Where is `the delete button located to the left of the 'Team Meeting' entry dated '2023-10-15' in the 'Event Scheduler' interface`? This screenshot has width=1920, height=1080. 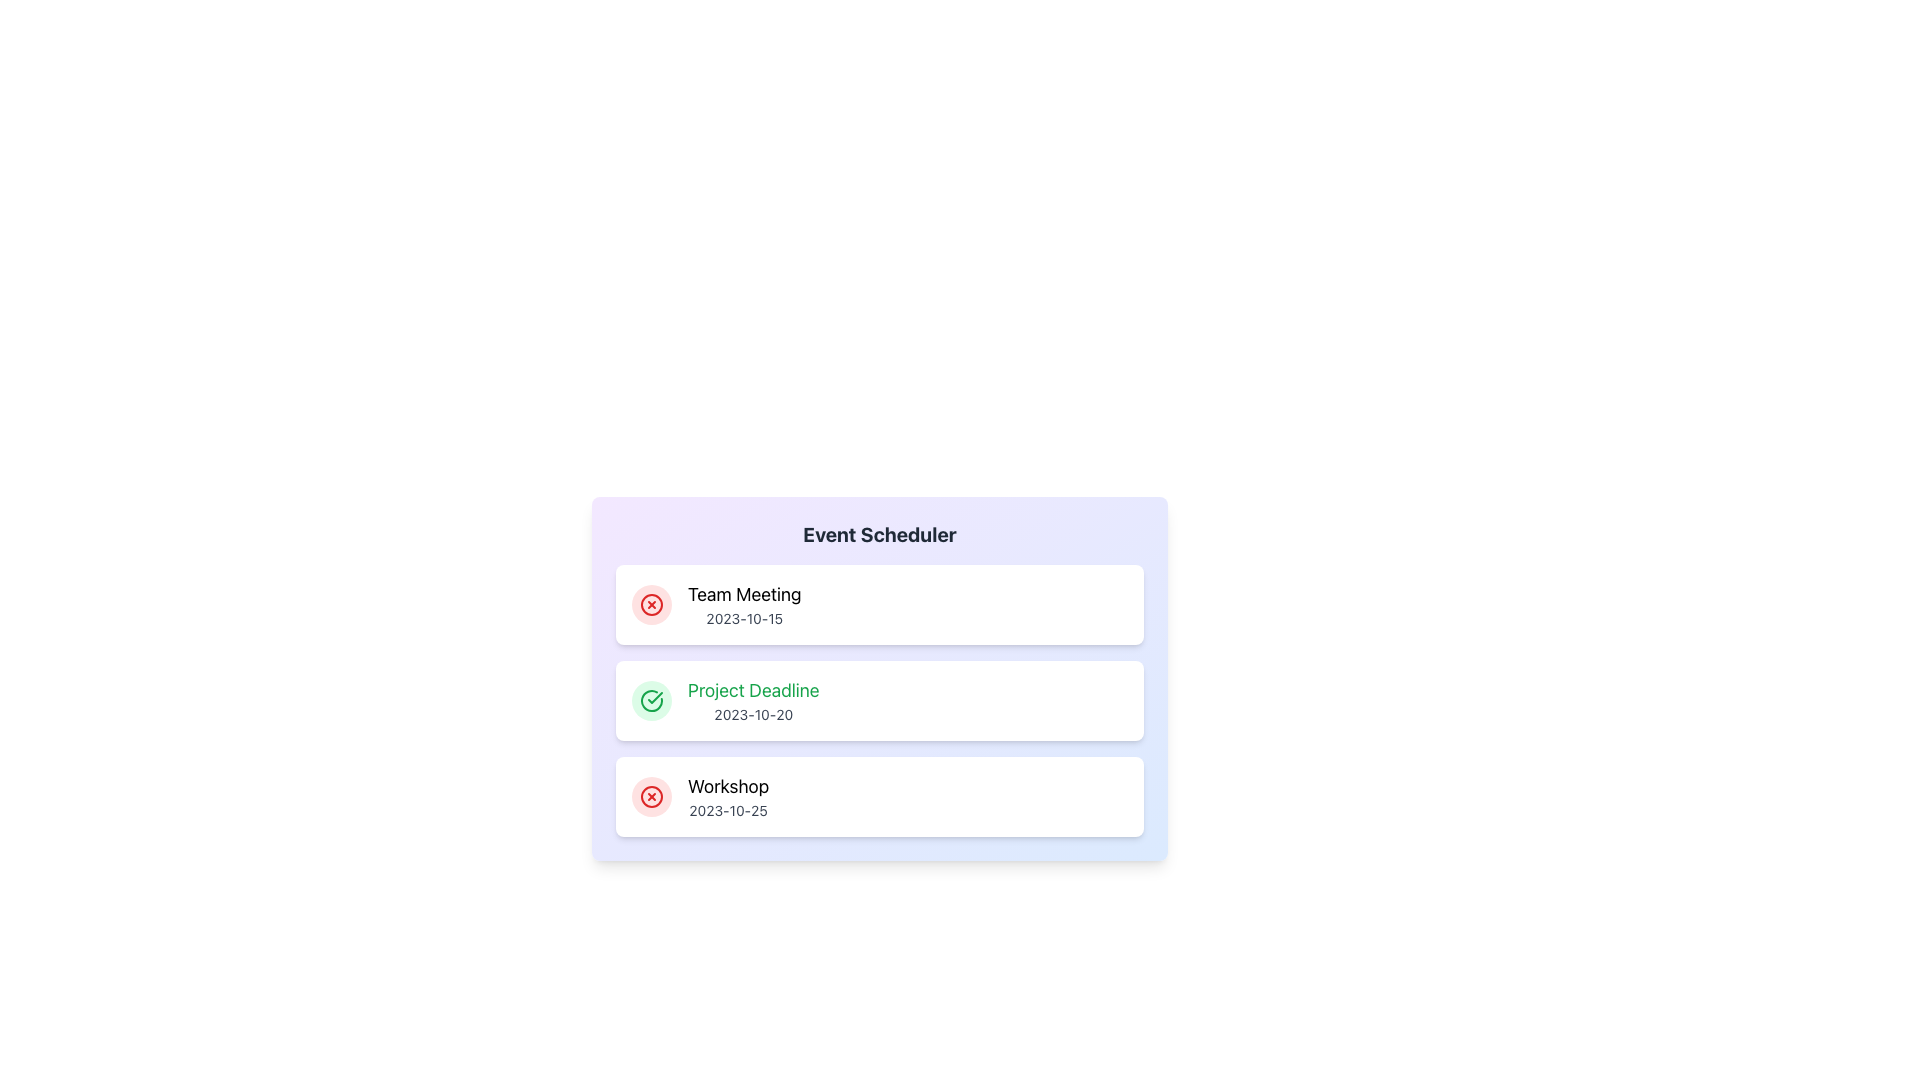 the delete button located to the left of the 'Team Meeting' entry dated '2023-10-15' in the 'Event Scheduler' interface is located at coordinates (652, 604).